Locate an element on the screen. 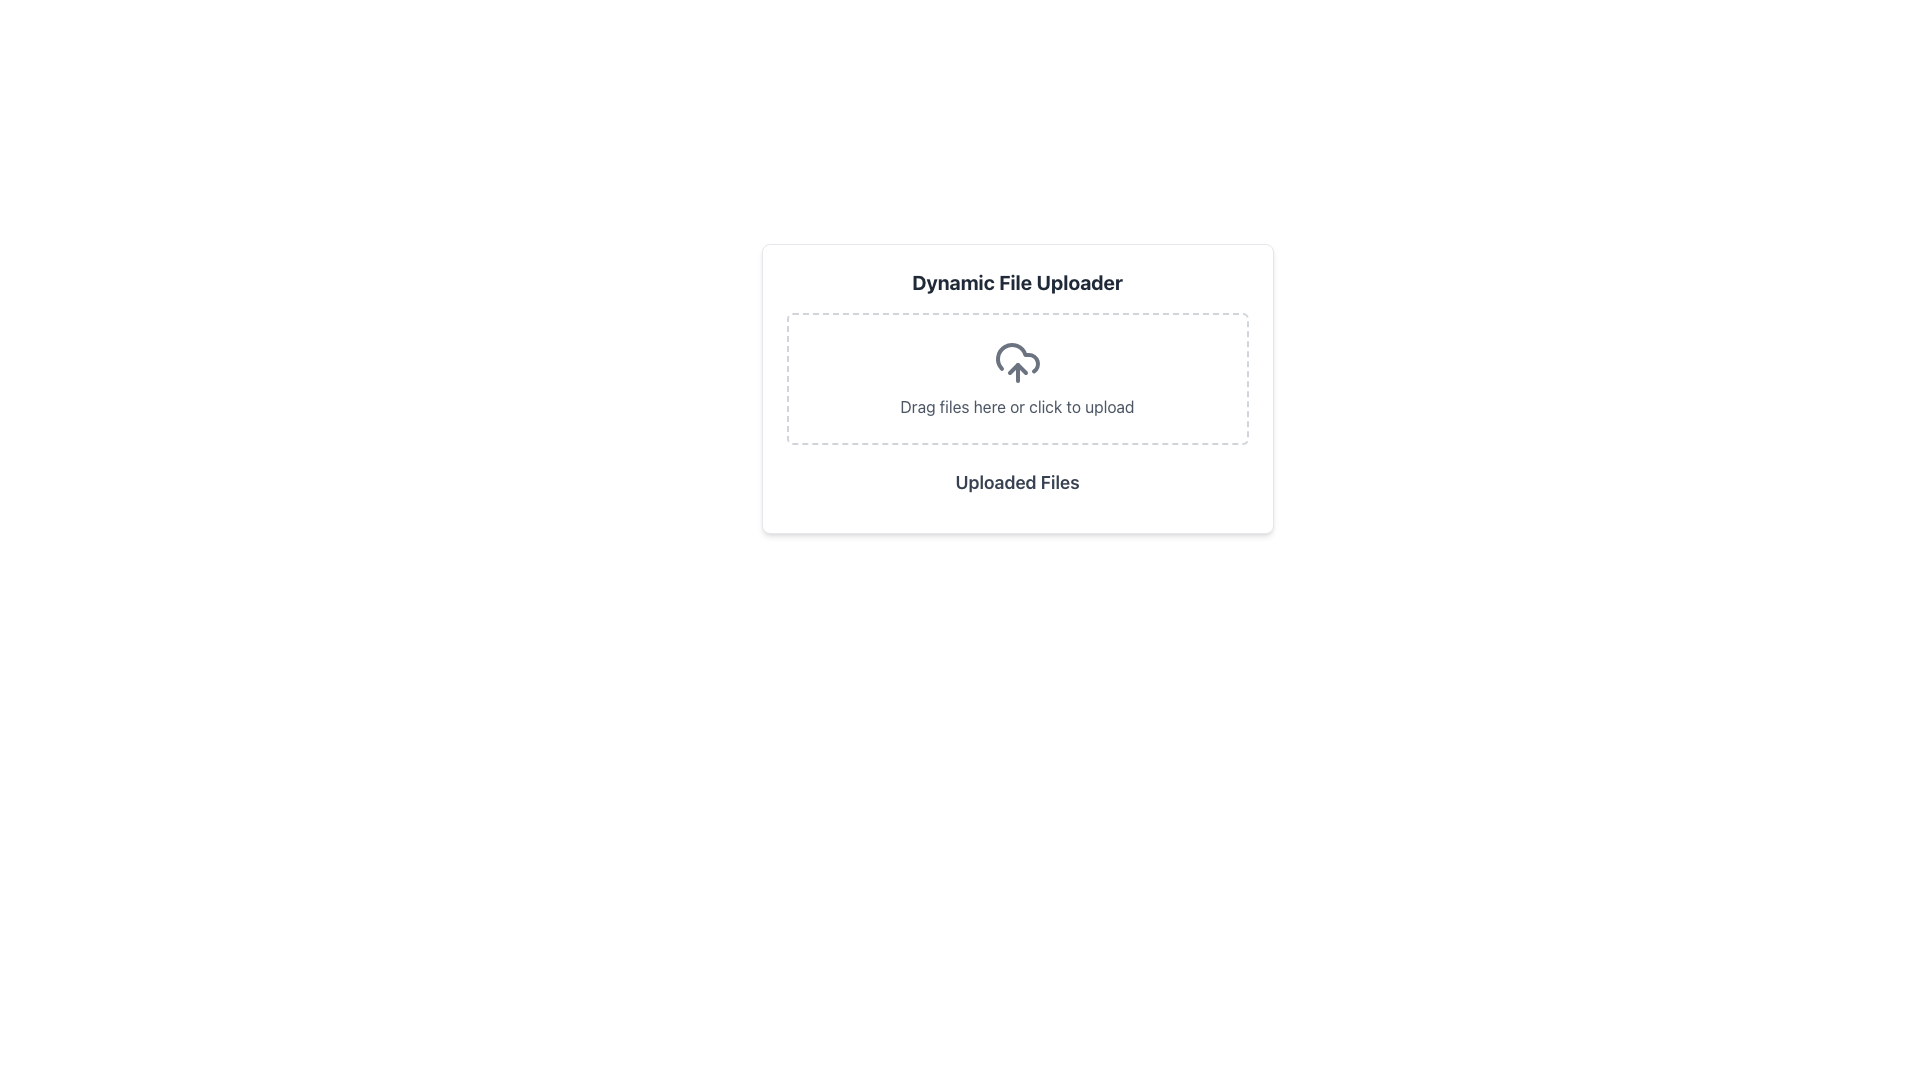 Image resolution: width=1920 pixels, height=1080 pixels. the cloud icon element in the upload section, which is a smooth gray vector graphic positioned in the top-center of the upload area, above the 'Drag files here or click to upload' text is located at coordinates (1017, 357).